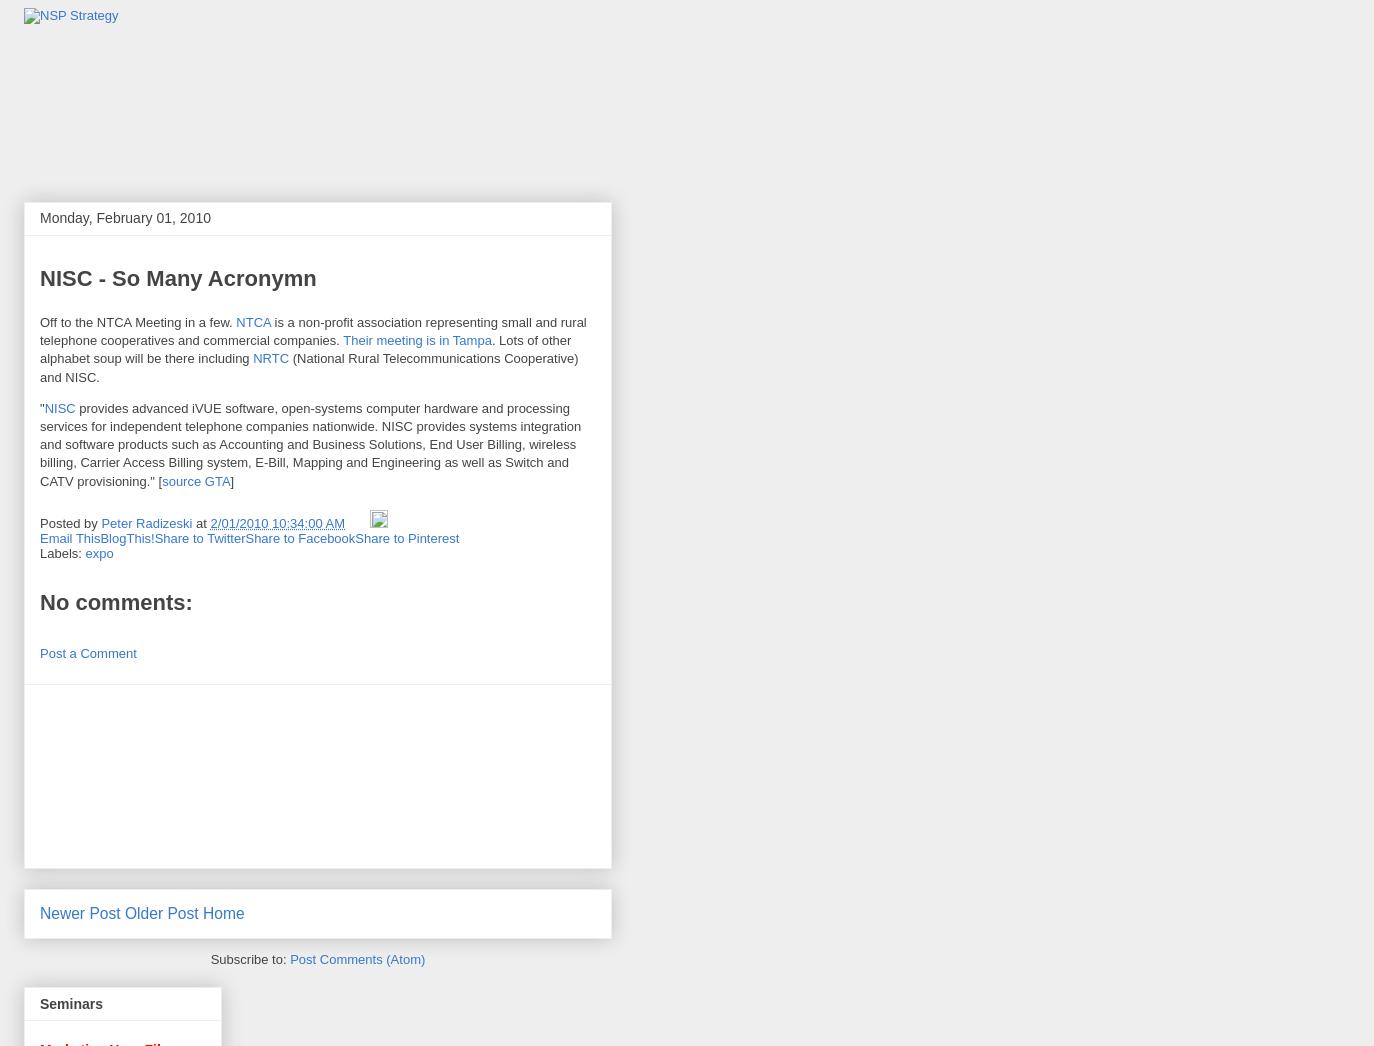 Image resolution: width=1374 pixels, height=1046 pixels. What do you see at coordinates (176, 278) in the screenshot?
I see `'NISC - So Many Acronymn'` at bounding box center [176, 278].